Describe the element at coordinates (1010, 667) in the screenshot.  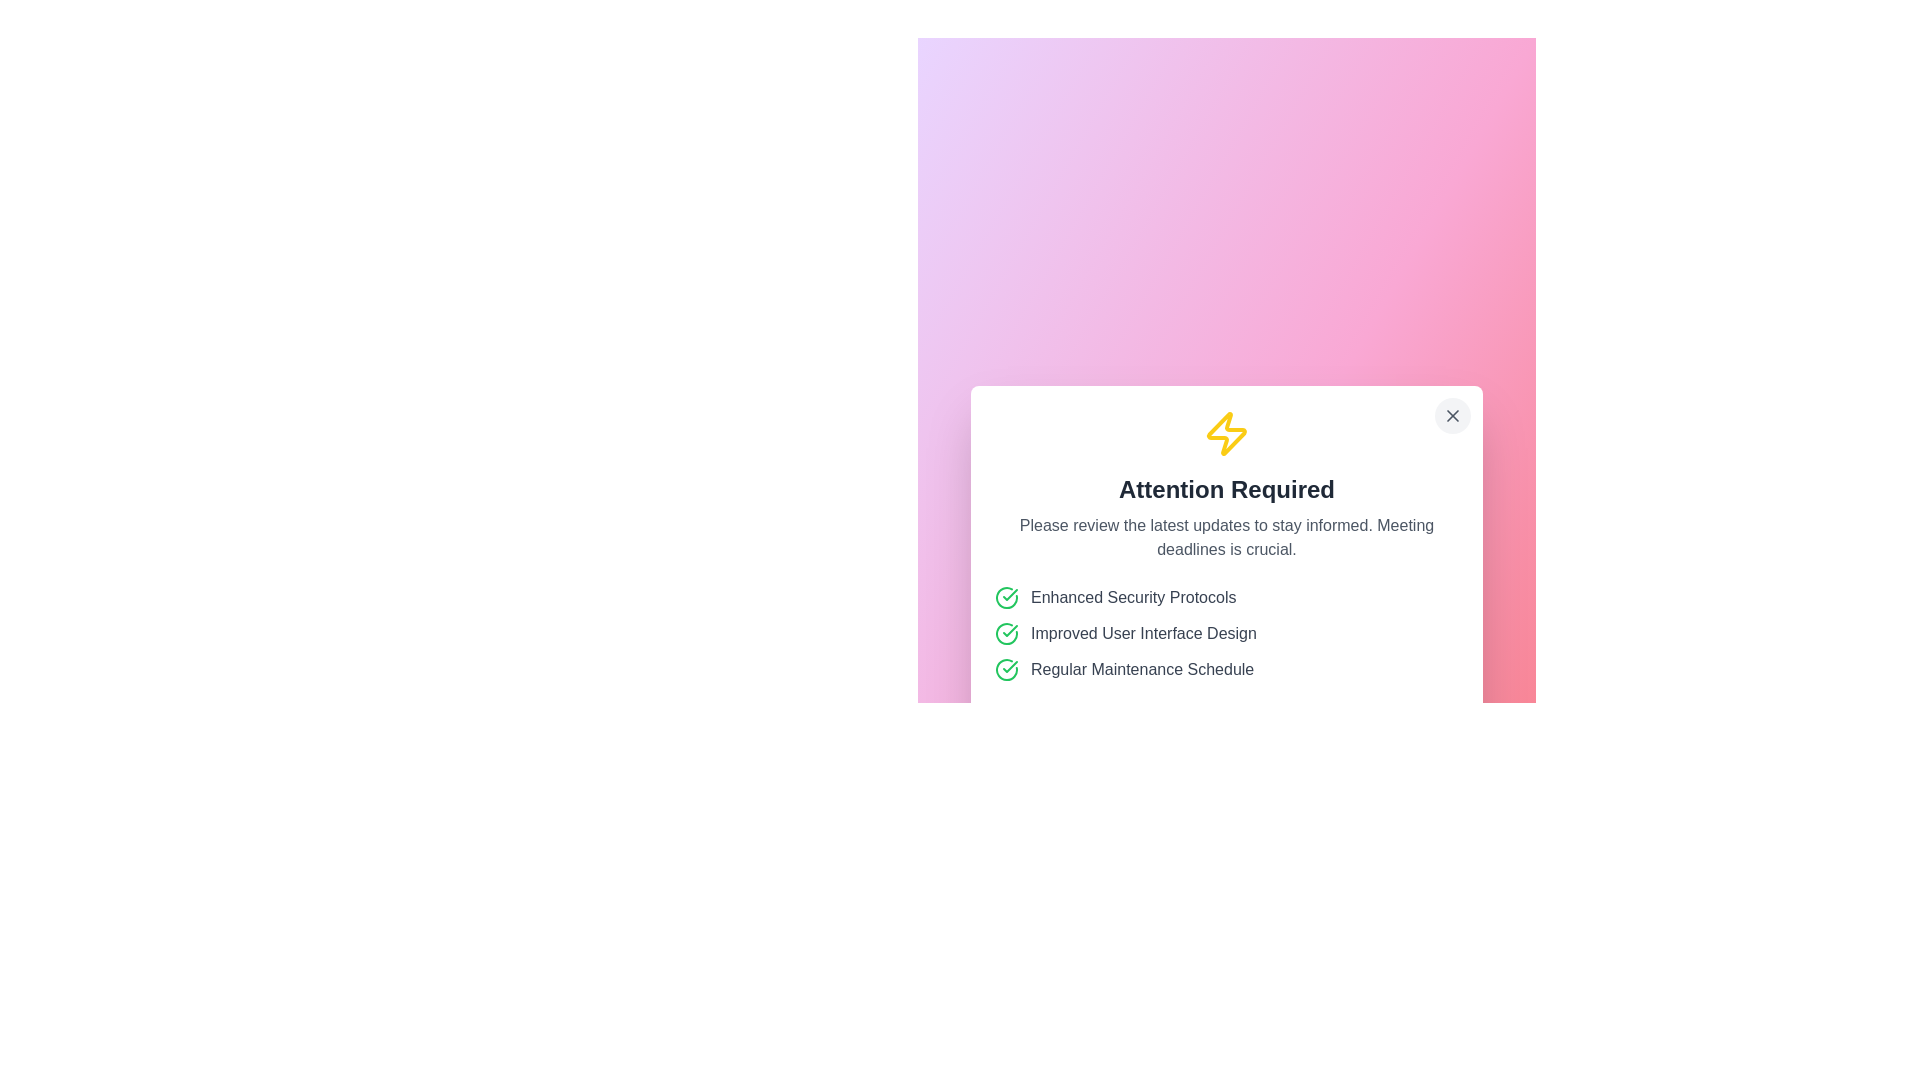
I see `the confirmation icon indicating approval for 'Enhanced Security Protocols'` at that location.